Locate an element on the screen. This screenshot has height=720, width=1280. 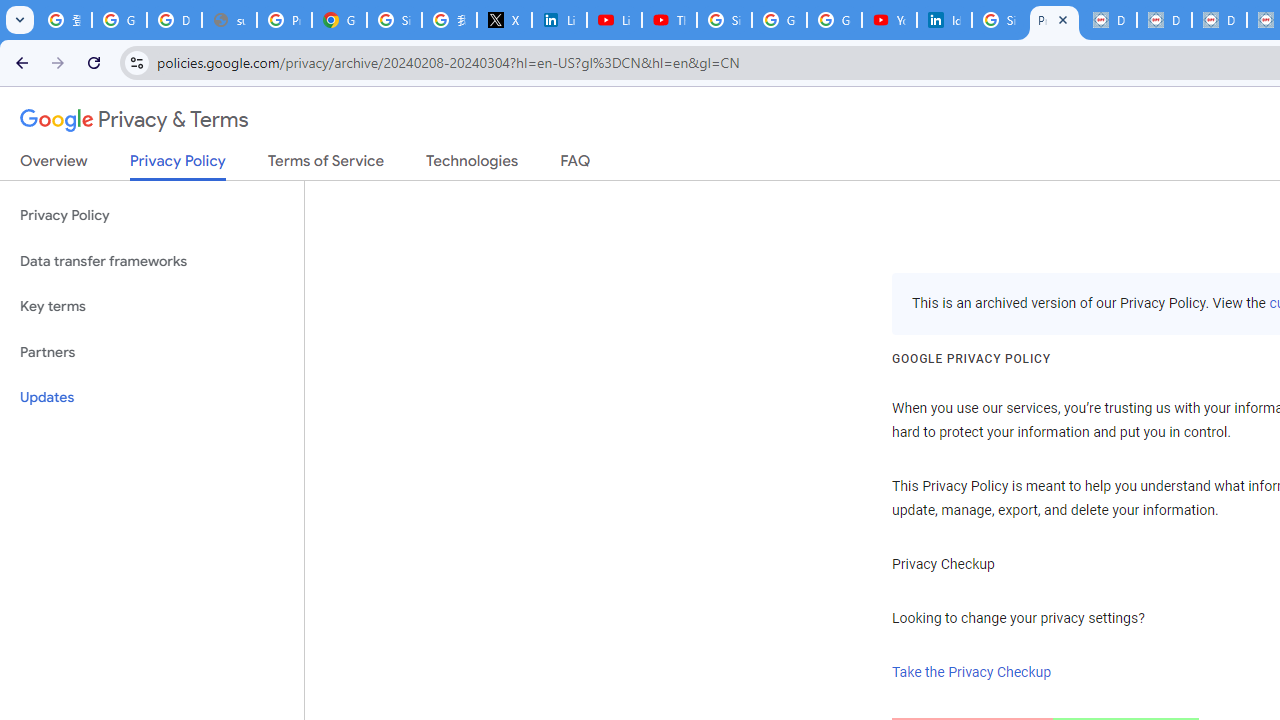
'Data Privacy Framework' is located at coordinates (1108, 20).